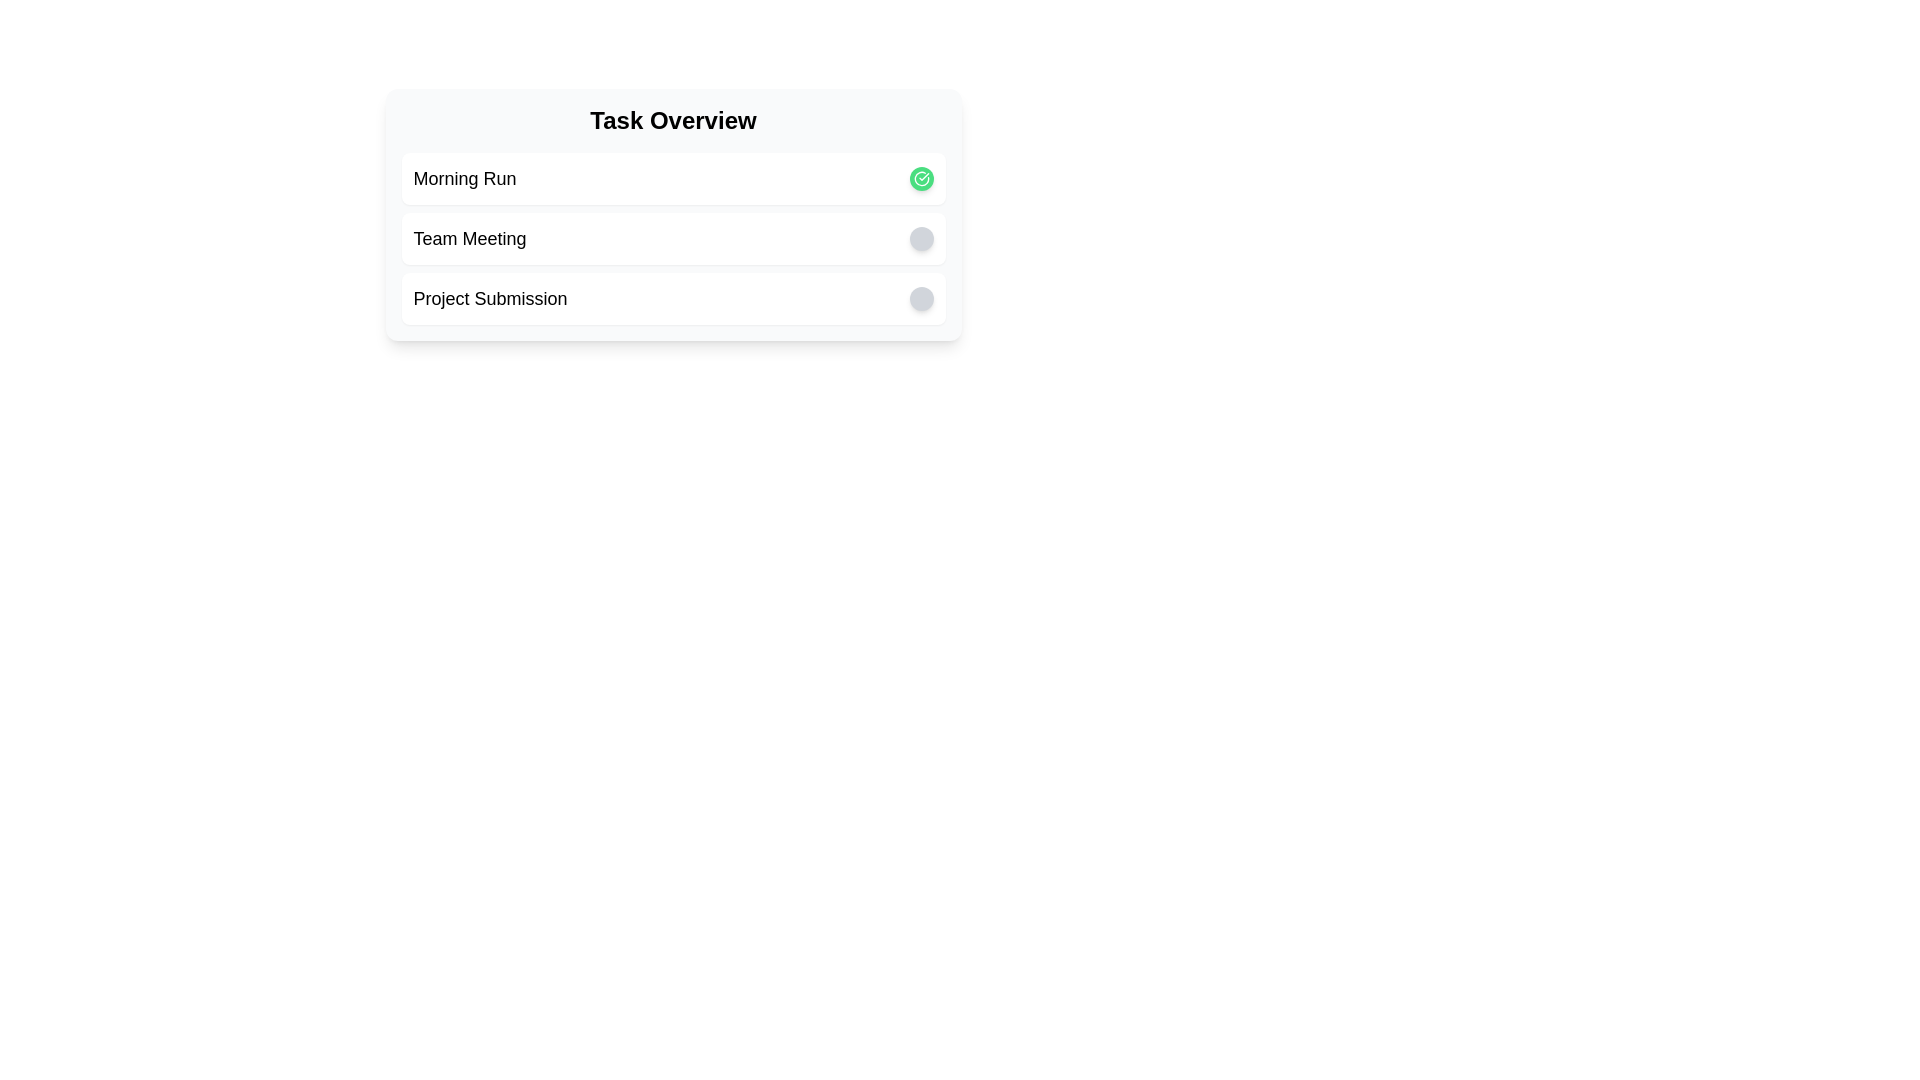 Image resolution: width=1920 pixels, height=1080 pixels. I want to click on the task completion indicator button for 'Morning Run', so click(920, 177).